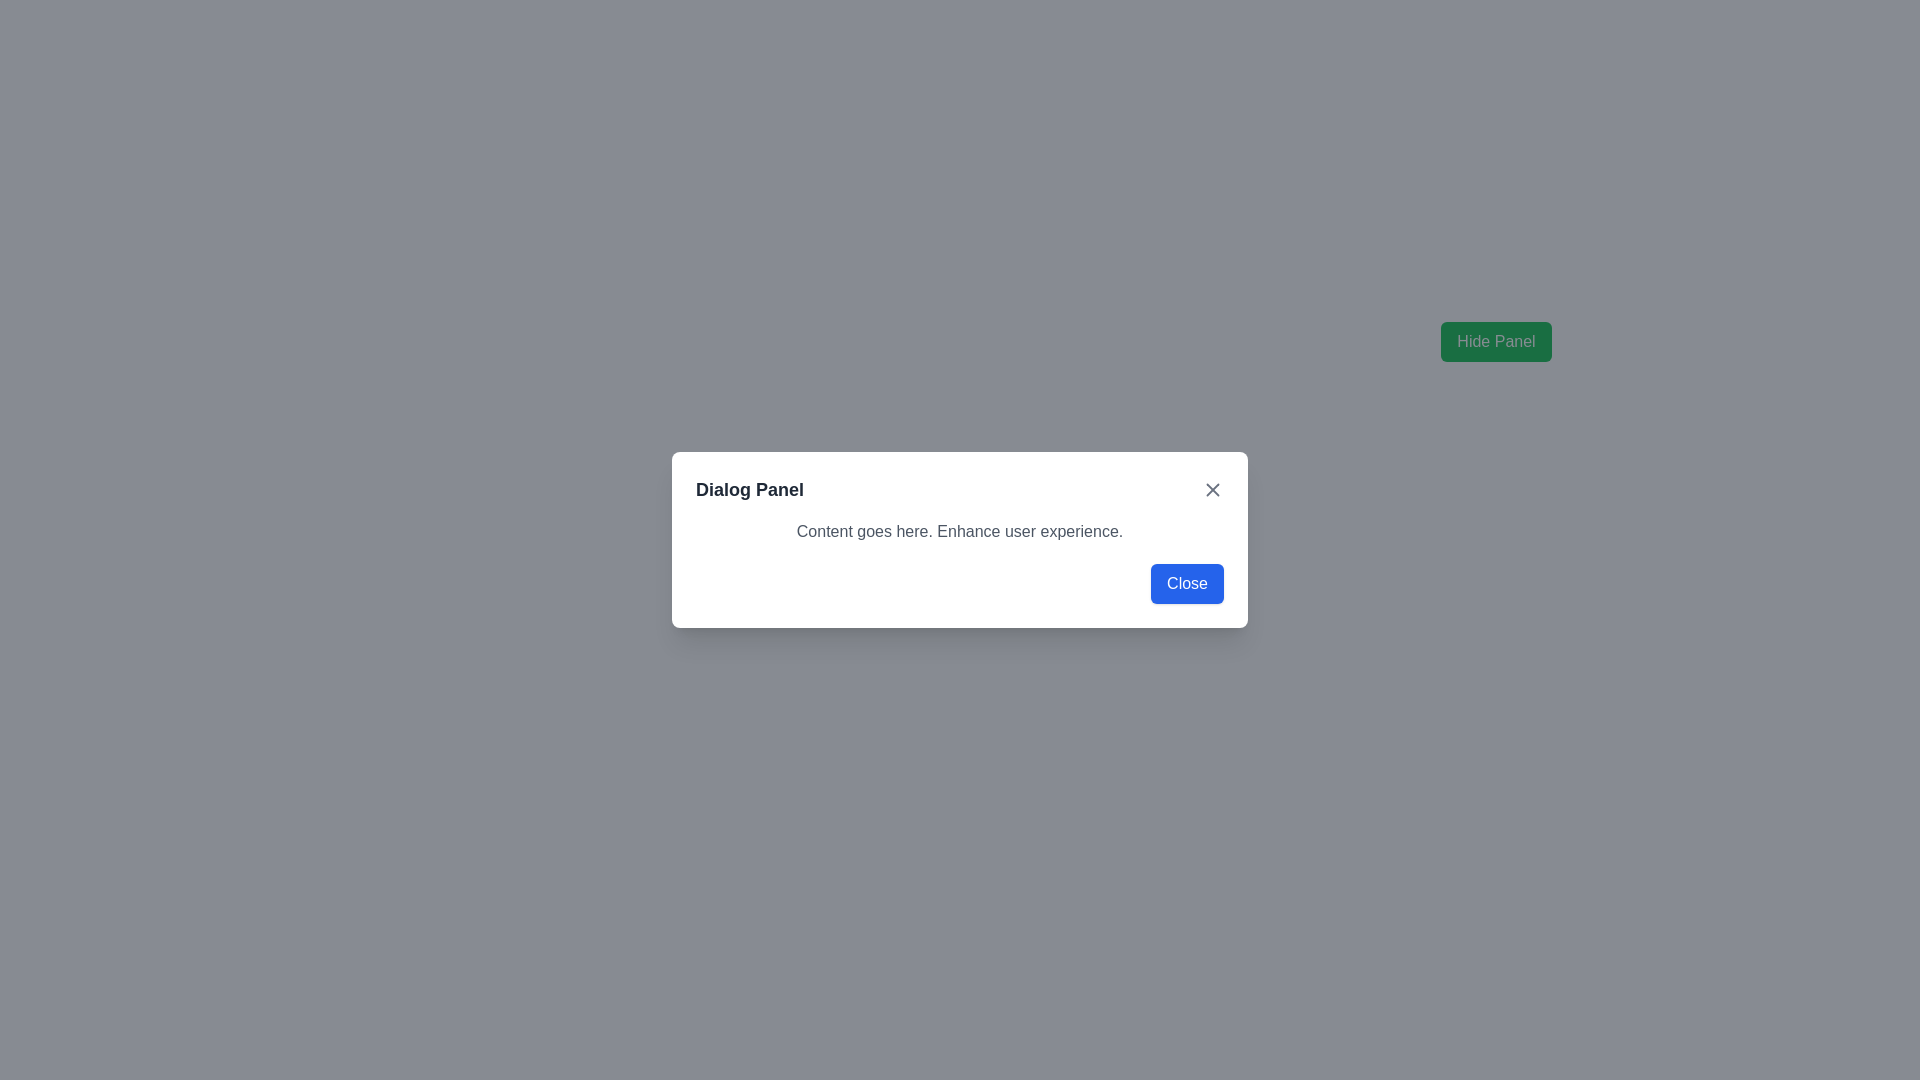 The height and width of the screenshot is (1080, 1920). Describe the element at coordinates (1212, 489) in the screenshot. I see `the Close Icon located in the top-right corner of the 'Dialog Panel' modal dialog box` at that location.